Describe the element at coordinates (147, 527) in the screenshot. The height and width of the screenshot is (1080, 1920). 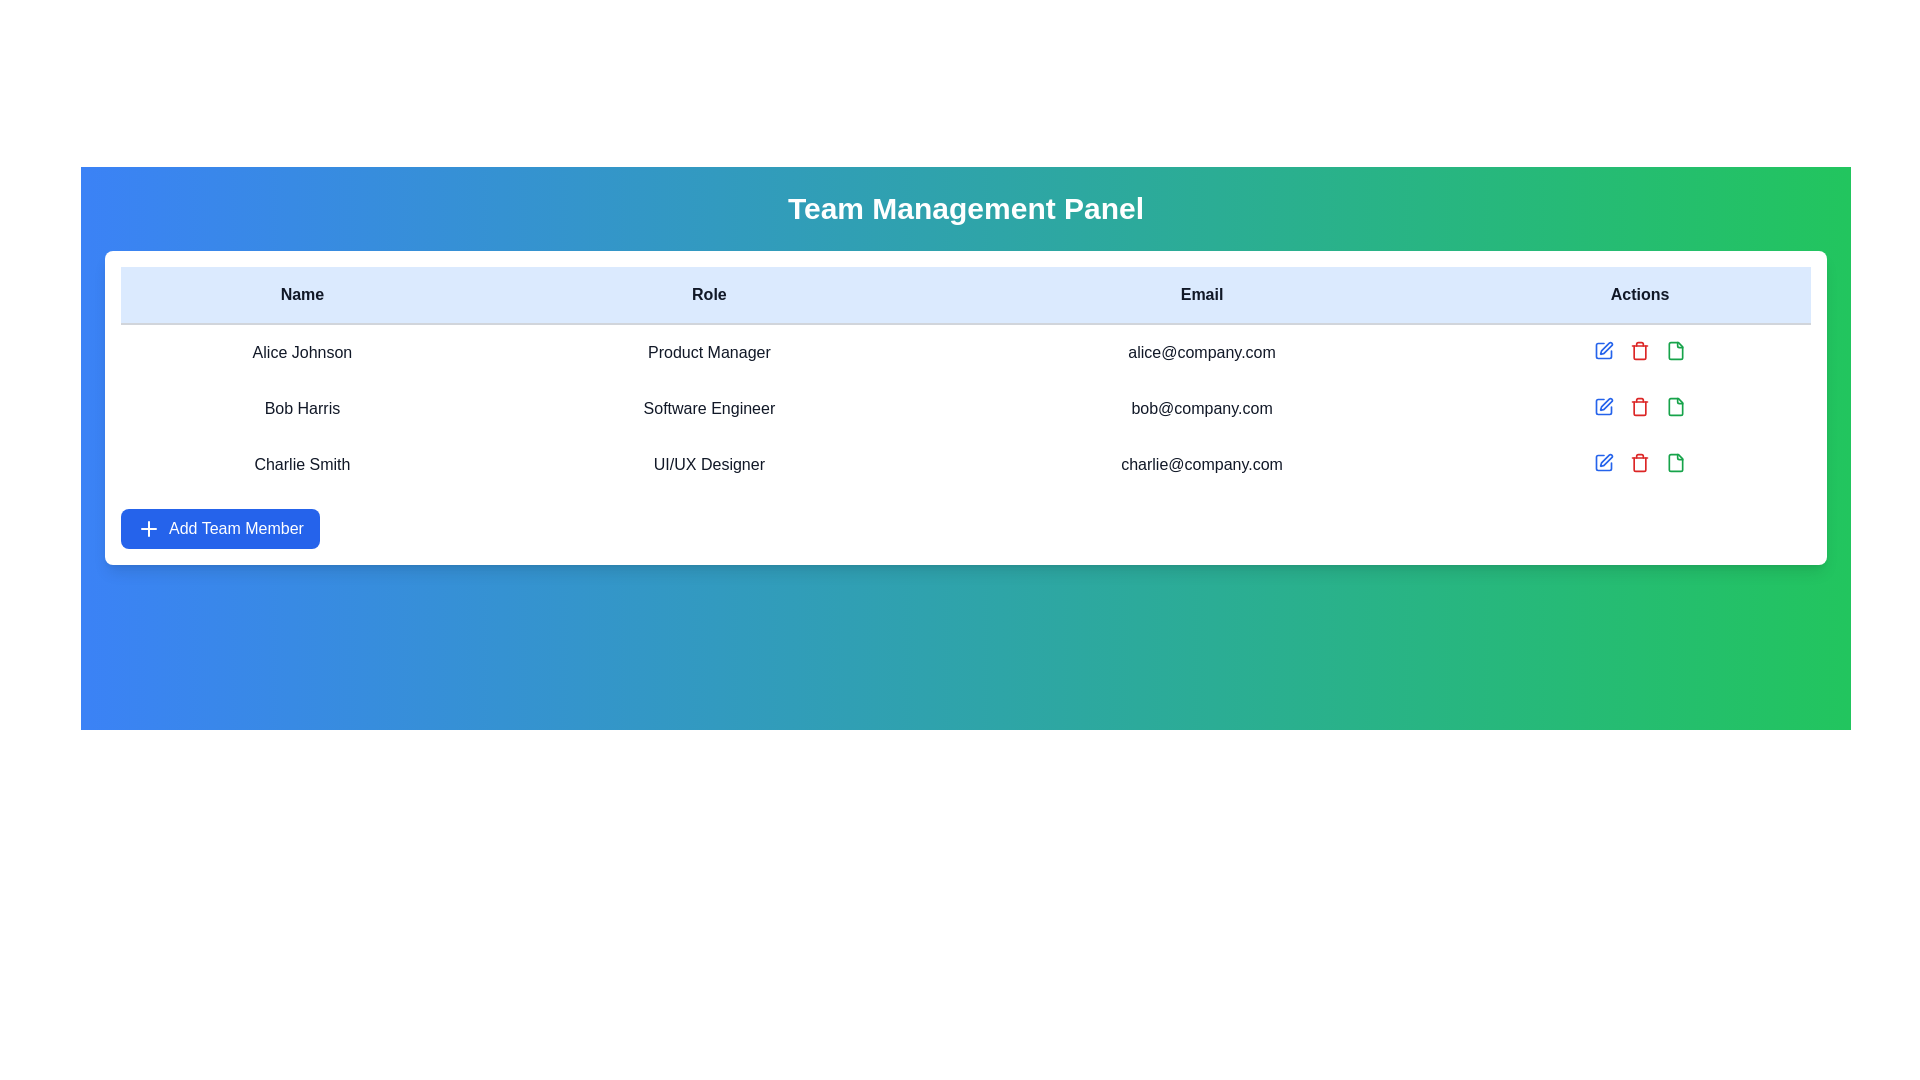
I see `the 'Add Team Member' icon located near the bottom left corner of the interface, just beneath the list of team members` at that location.